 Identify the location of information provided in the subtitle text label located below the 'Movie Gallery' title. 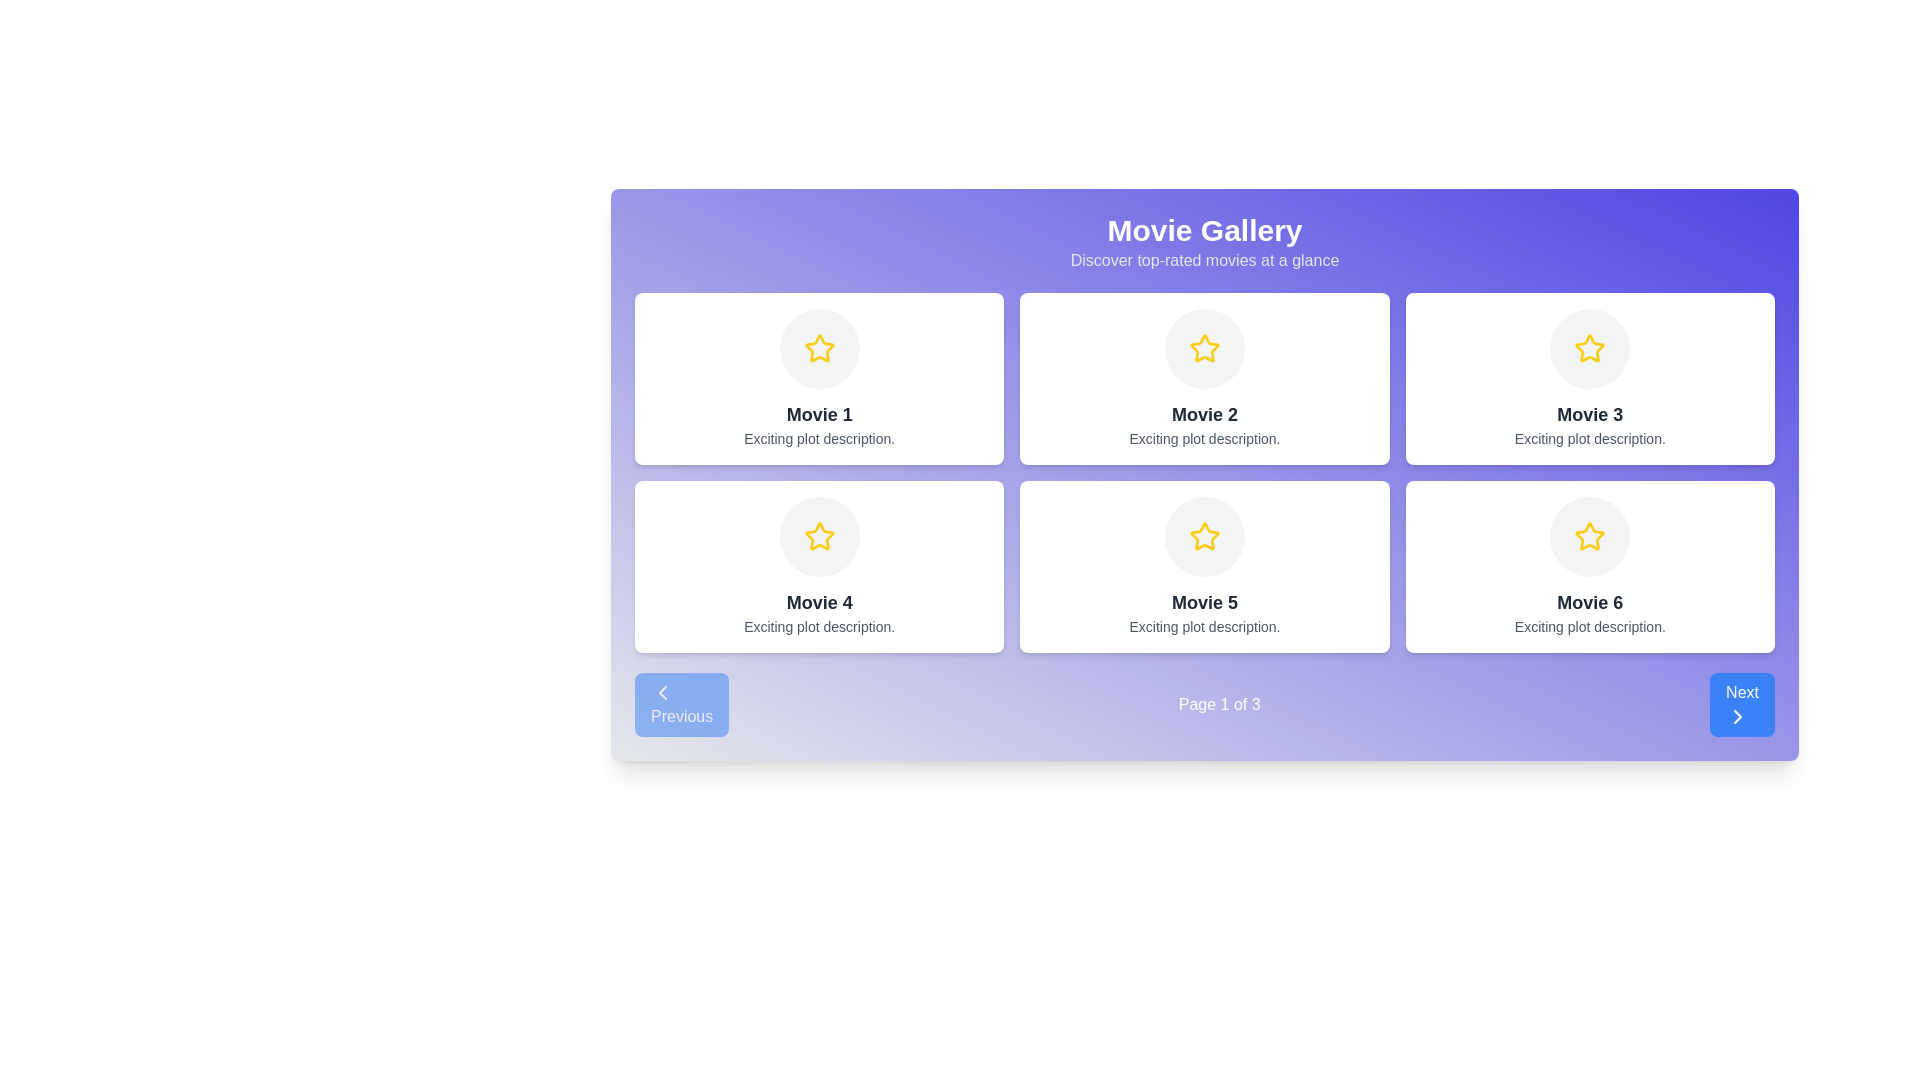
(1203, 260).